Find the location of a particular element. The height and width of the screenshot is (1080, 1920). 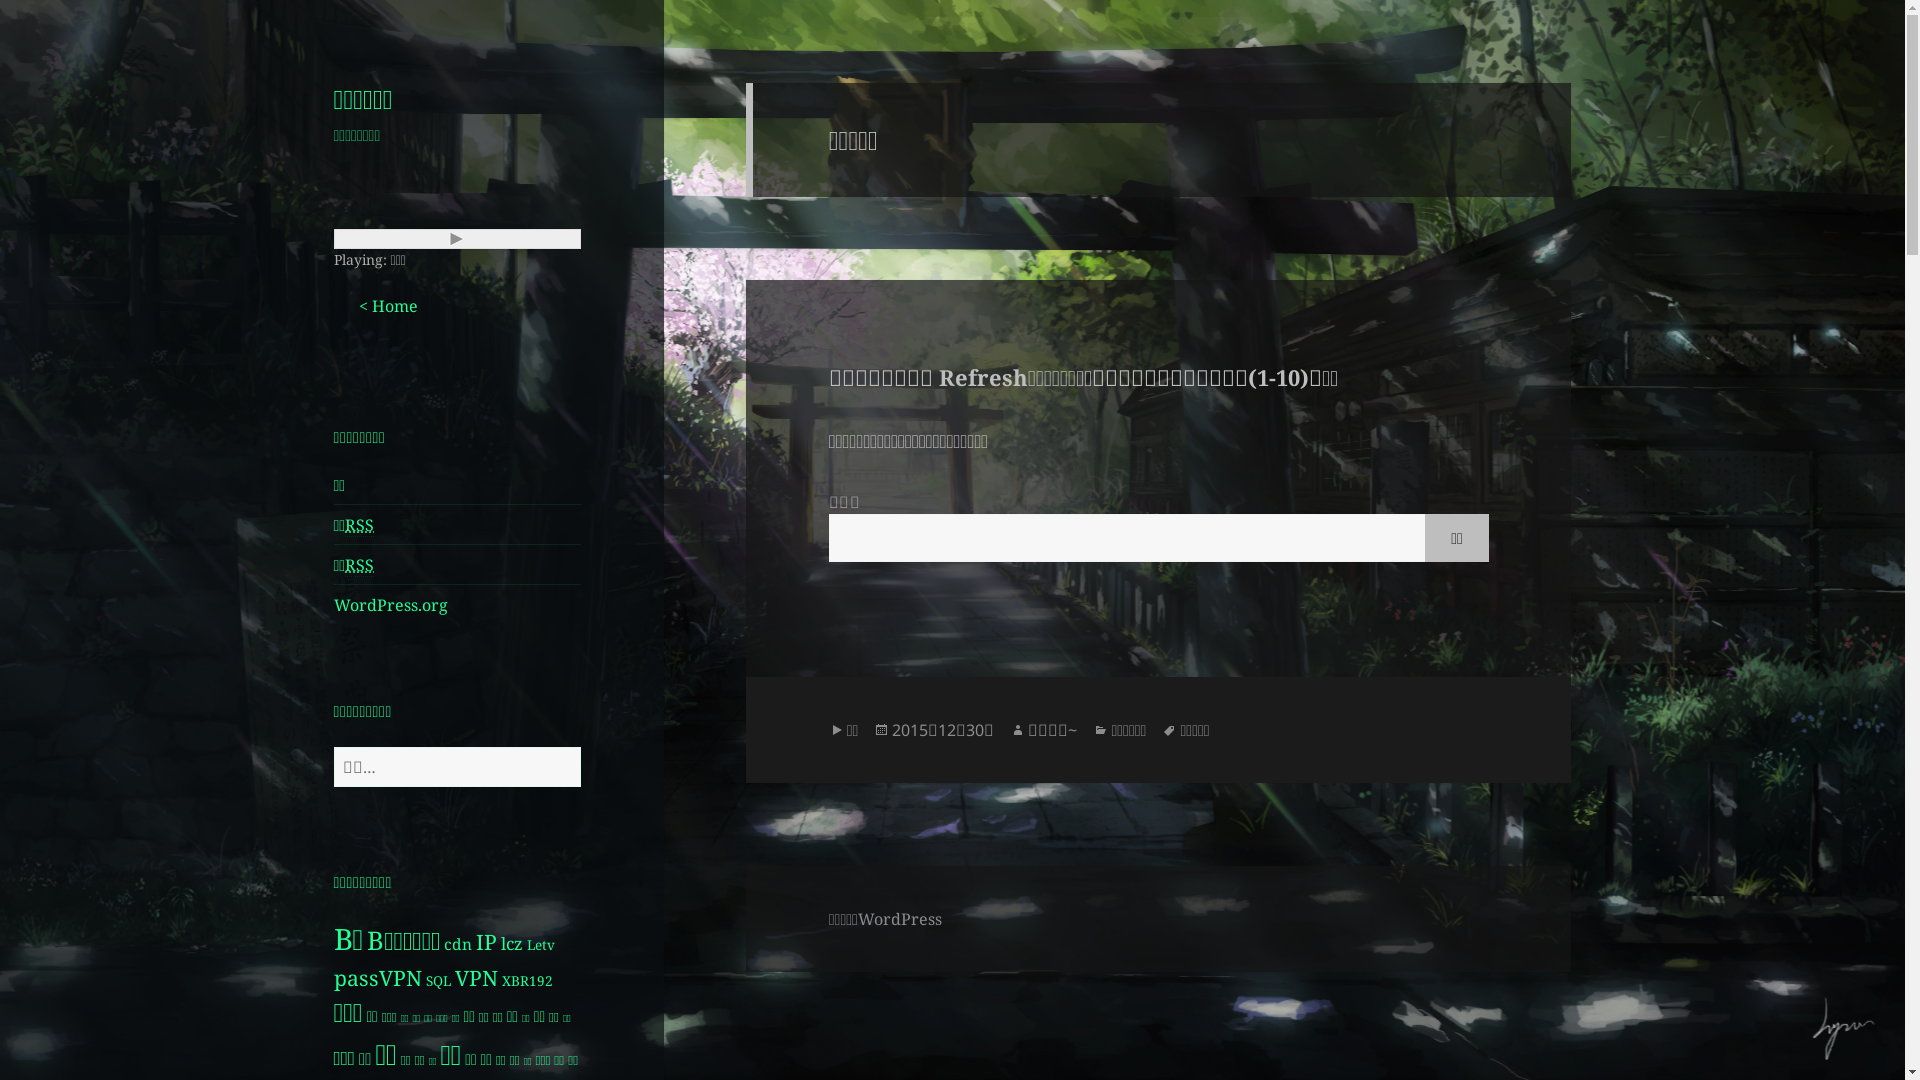

'Letv' is located at coordinates (541, 945).